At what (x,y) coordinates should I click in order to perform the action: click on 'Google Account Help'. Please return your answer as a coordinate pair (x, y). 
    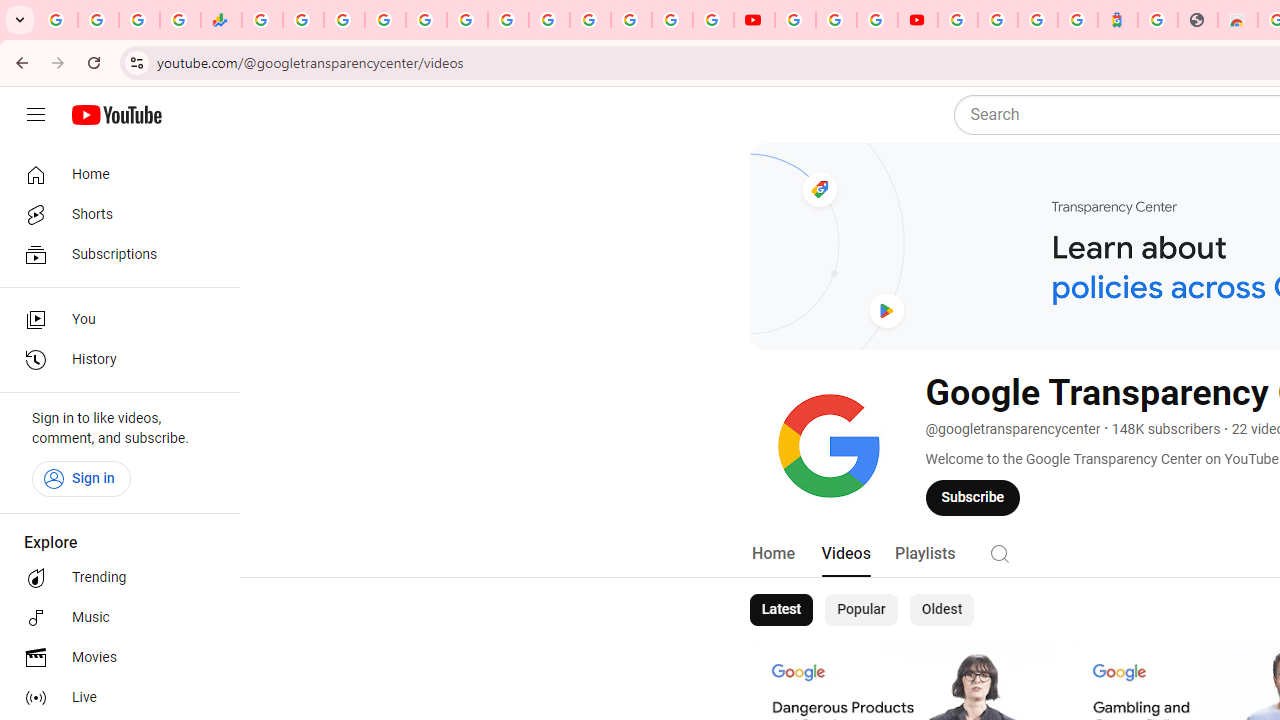
    Looking at the image, I should click on (836, 20).